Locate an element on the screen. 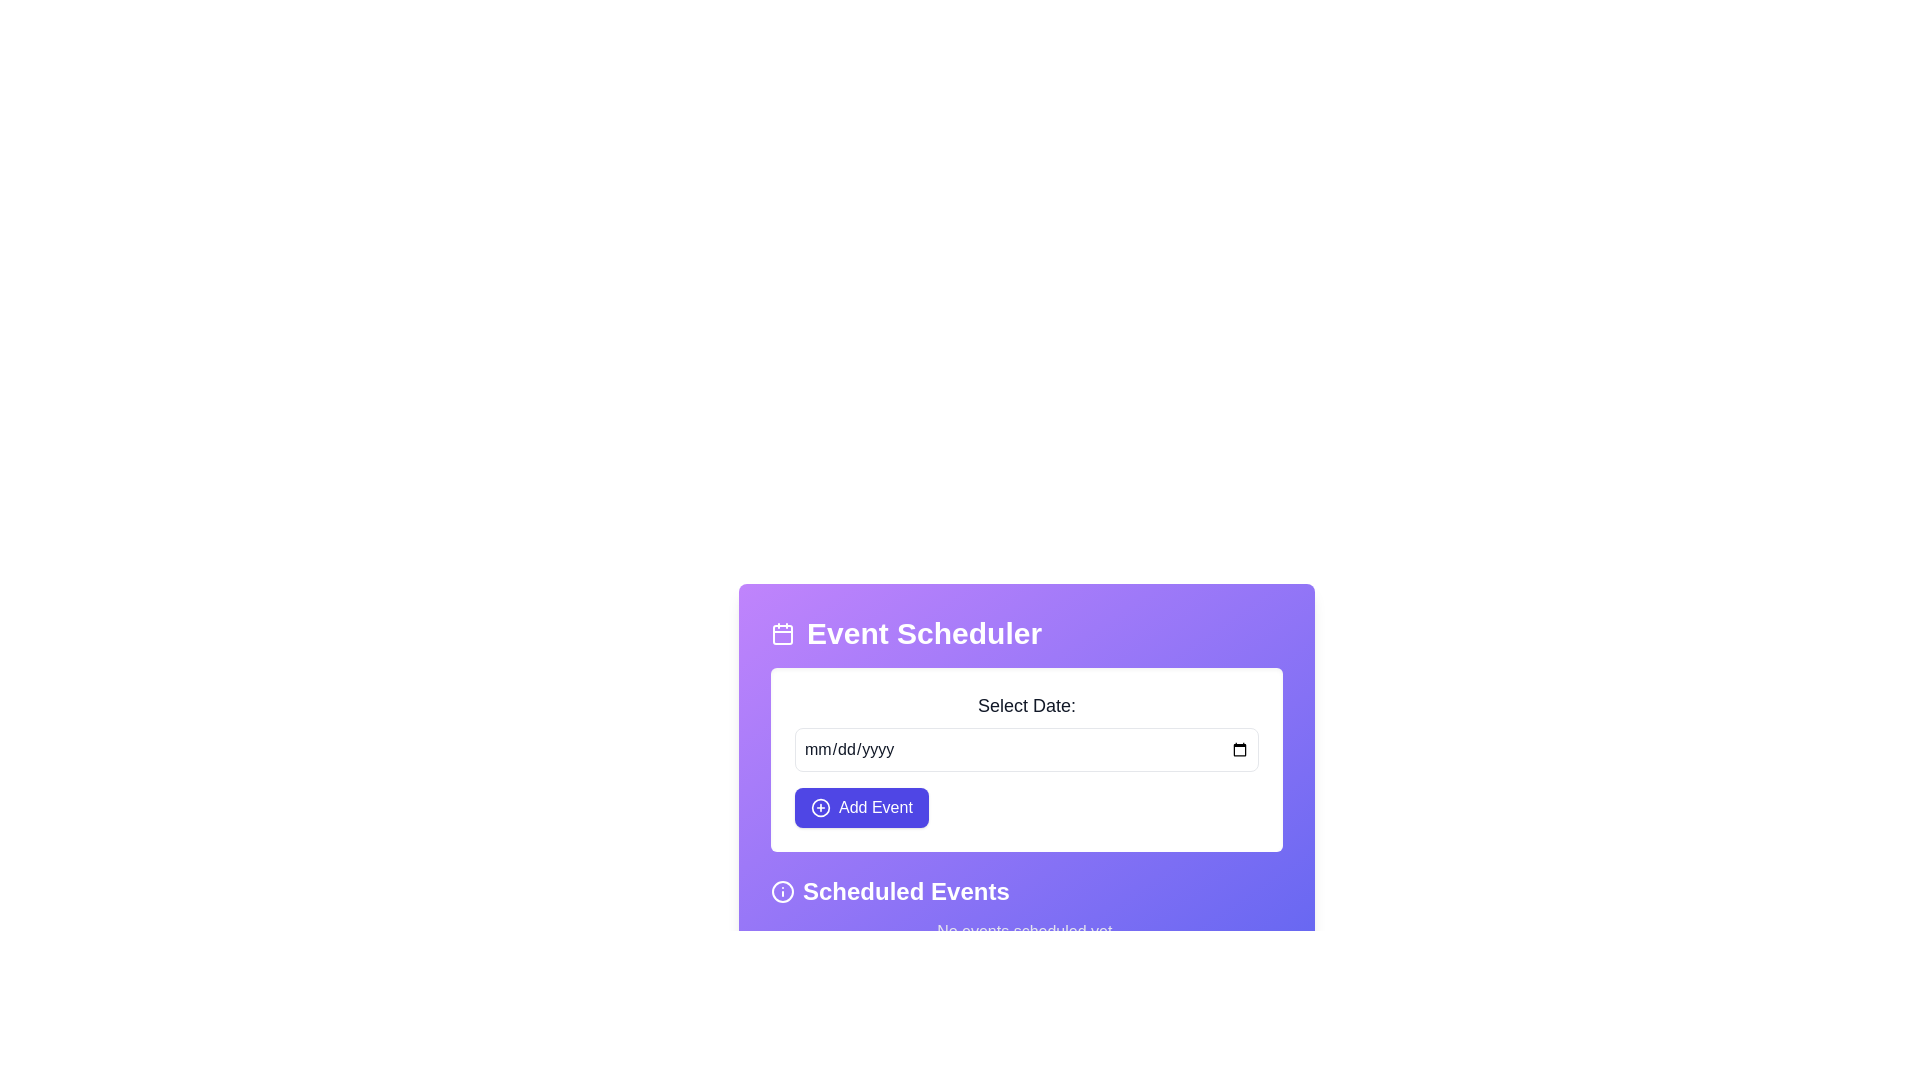  the decorative icon representing scheduling or calendar functionality located at the top-left corner of the 'Event Scheduler' header, preceding the text 'Event Scheduler' is located at coordinates (781, 633).